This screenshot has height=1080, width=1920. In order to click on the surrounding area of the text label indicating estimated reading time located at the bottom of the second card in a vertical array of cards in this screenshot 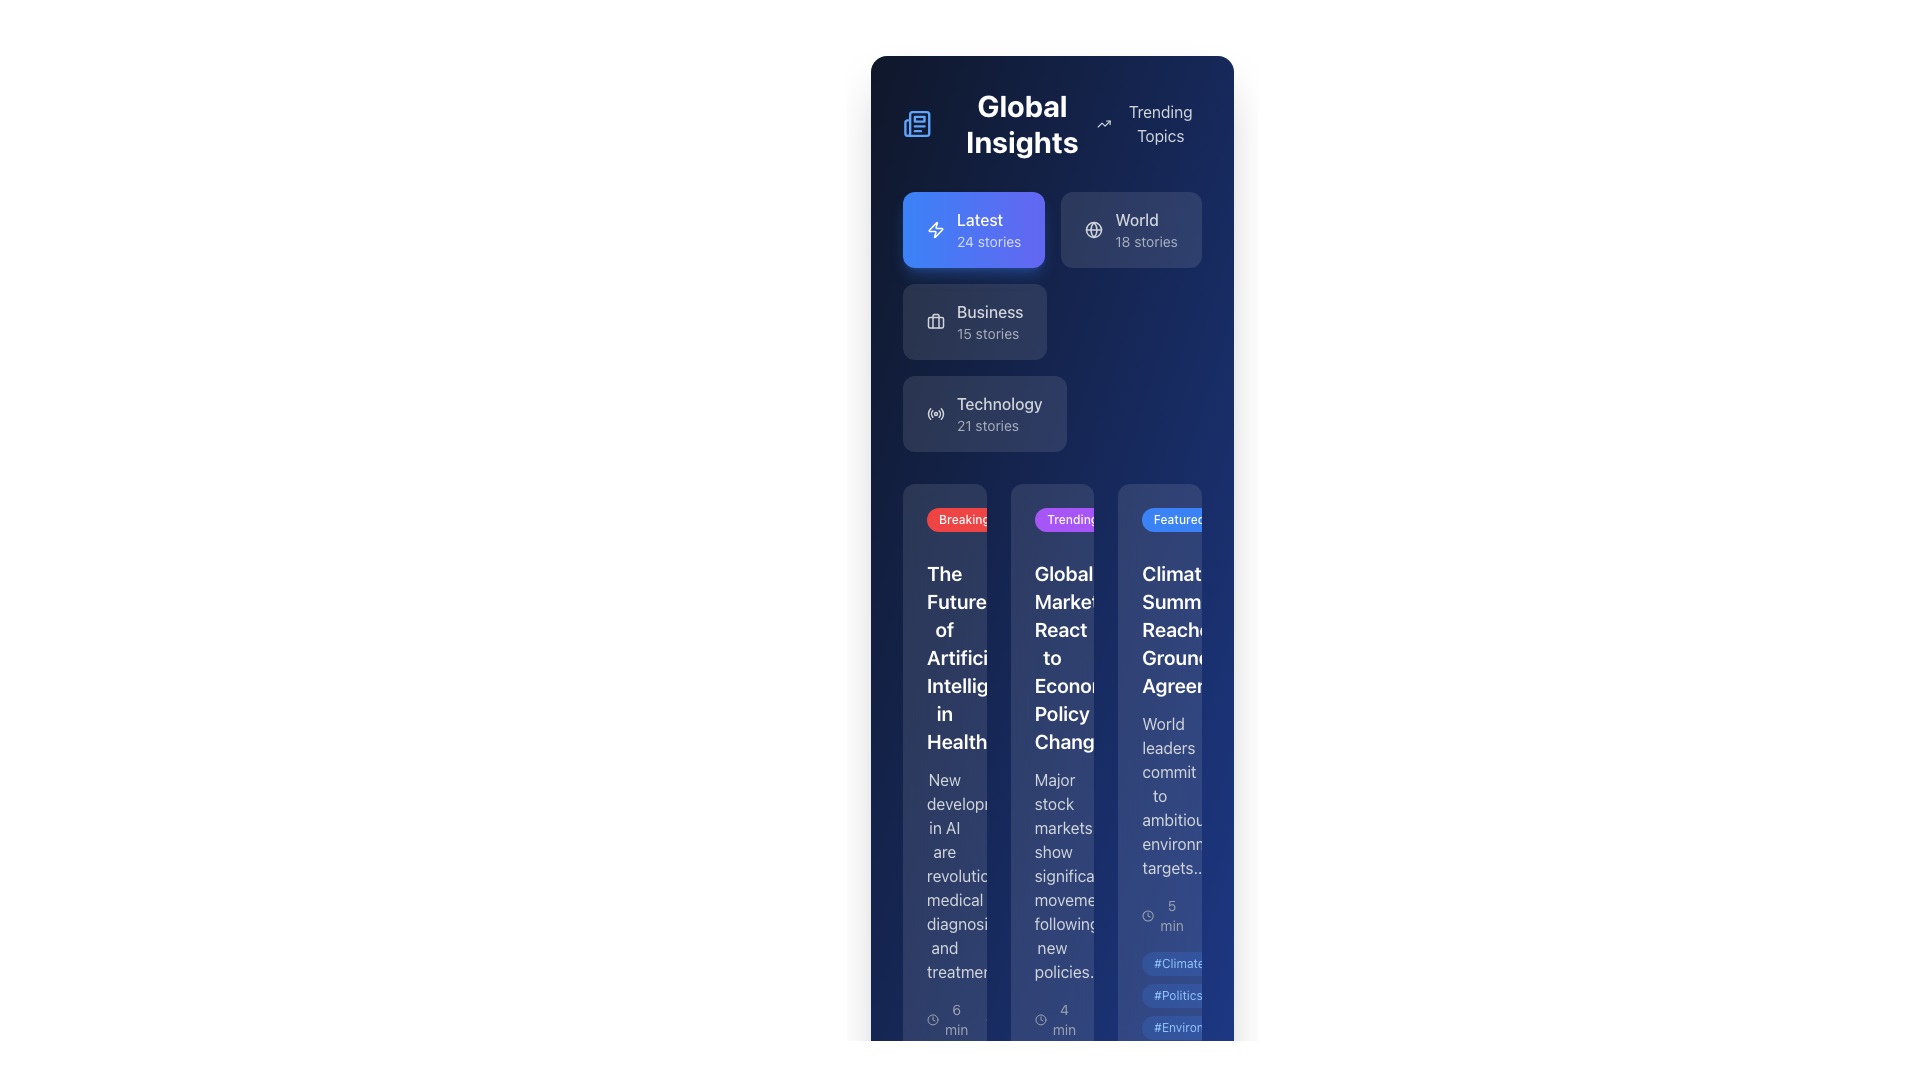, I will do `click(1055, 1019)`.